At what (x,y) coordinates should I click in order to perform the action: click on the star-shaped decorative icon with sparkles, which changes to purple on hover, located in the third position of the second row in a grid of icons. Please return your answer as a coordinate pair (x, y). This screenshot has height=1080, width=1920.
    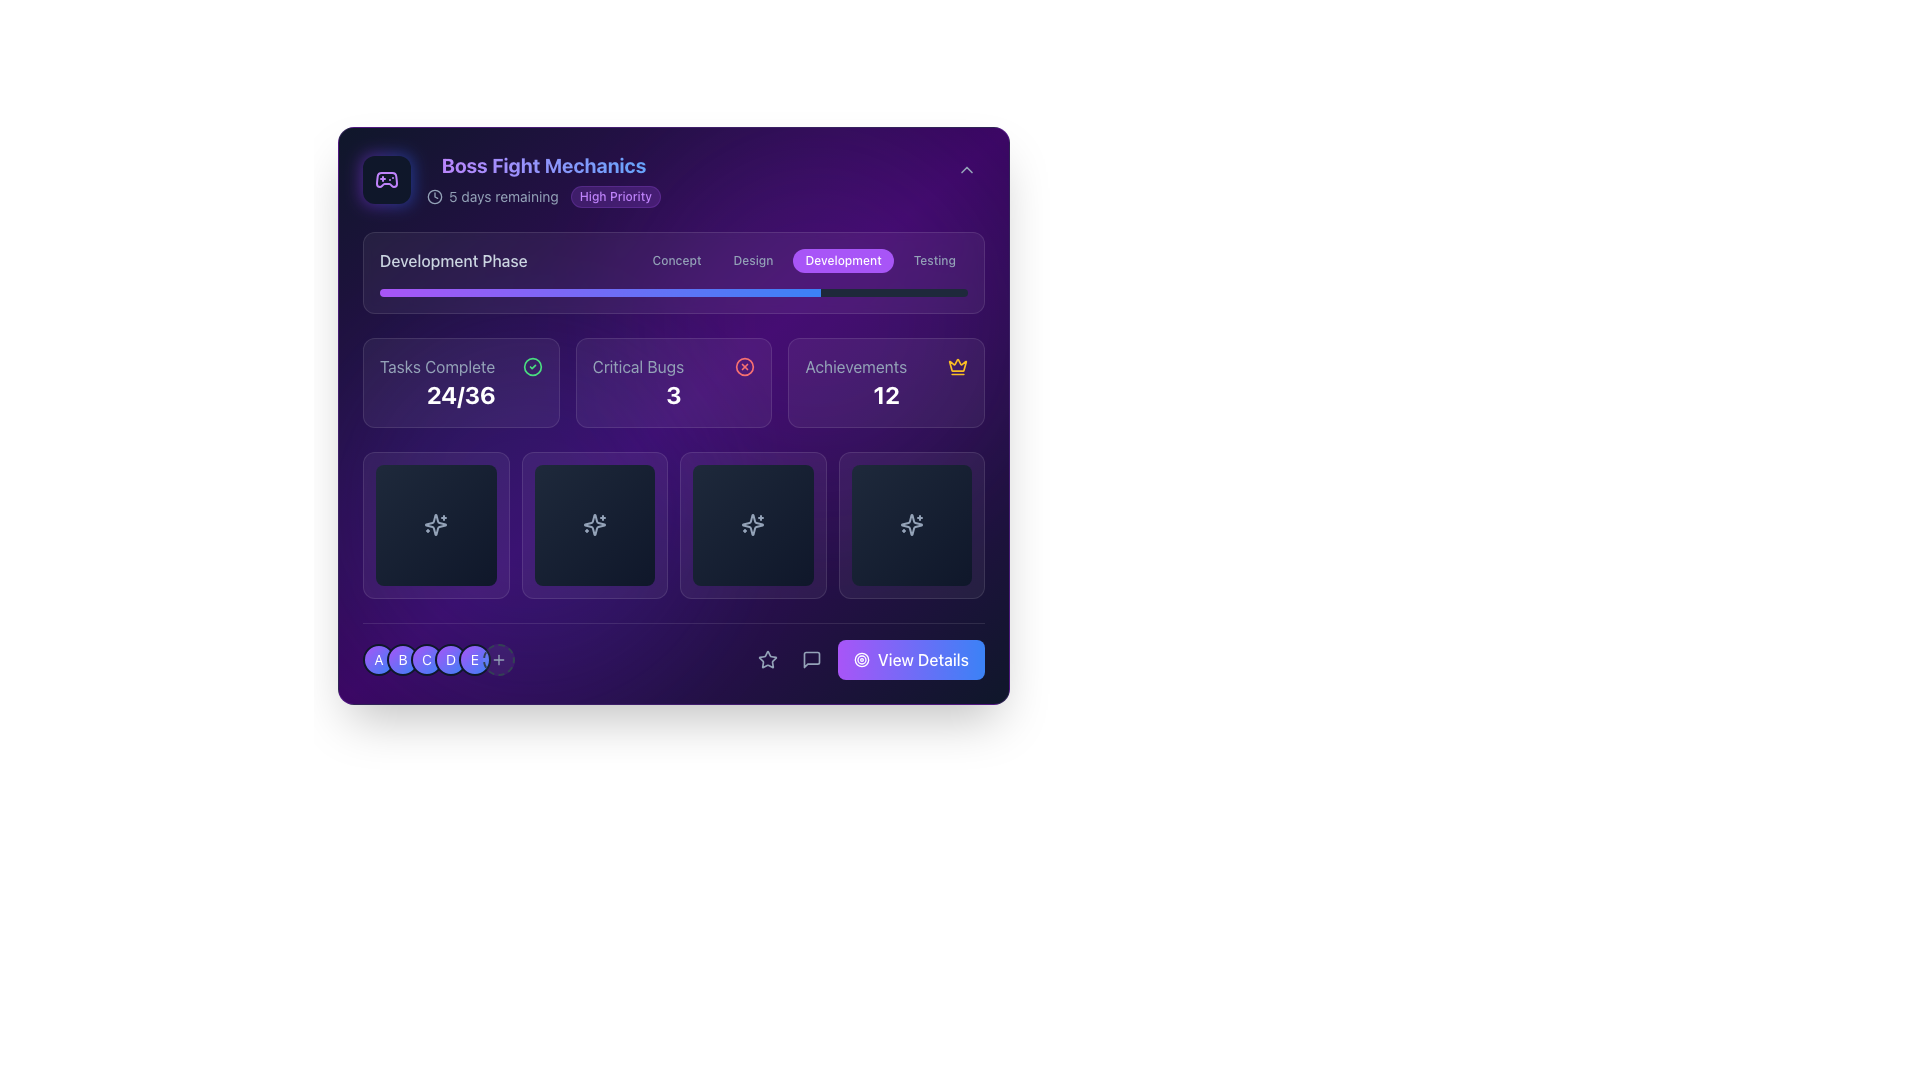
    Looking at the image, I should click on (752, 524).